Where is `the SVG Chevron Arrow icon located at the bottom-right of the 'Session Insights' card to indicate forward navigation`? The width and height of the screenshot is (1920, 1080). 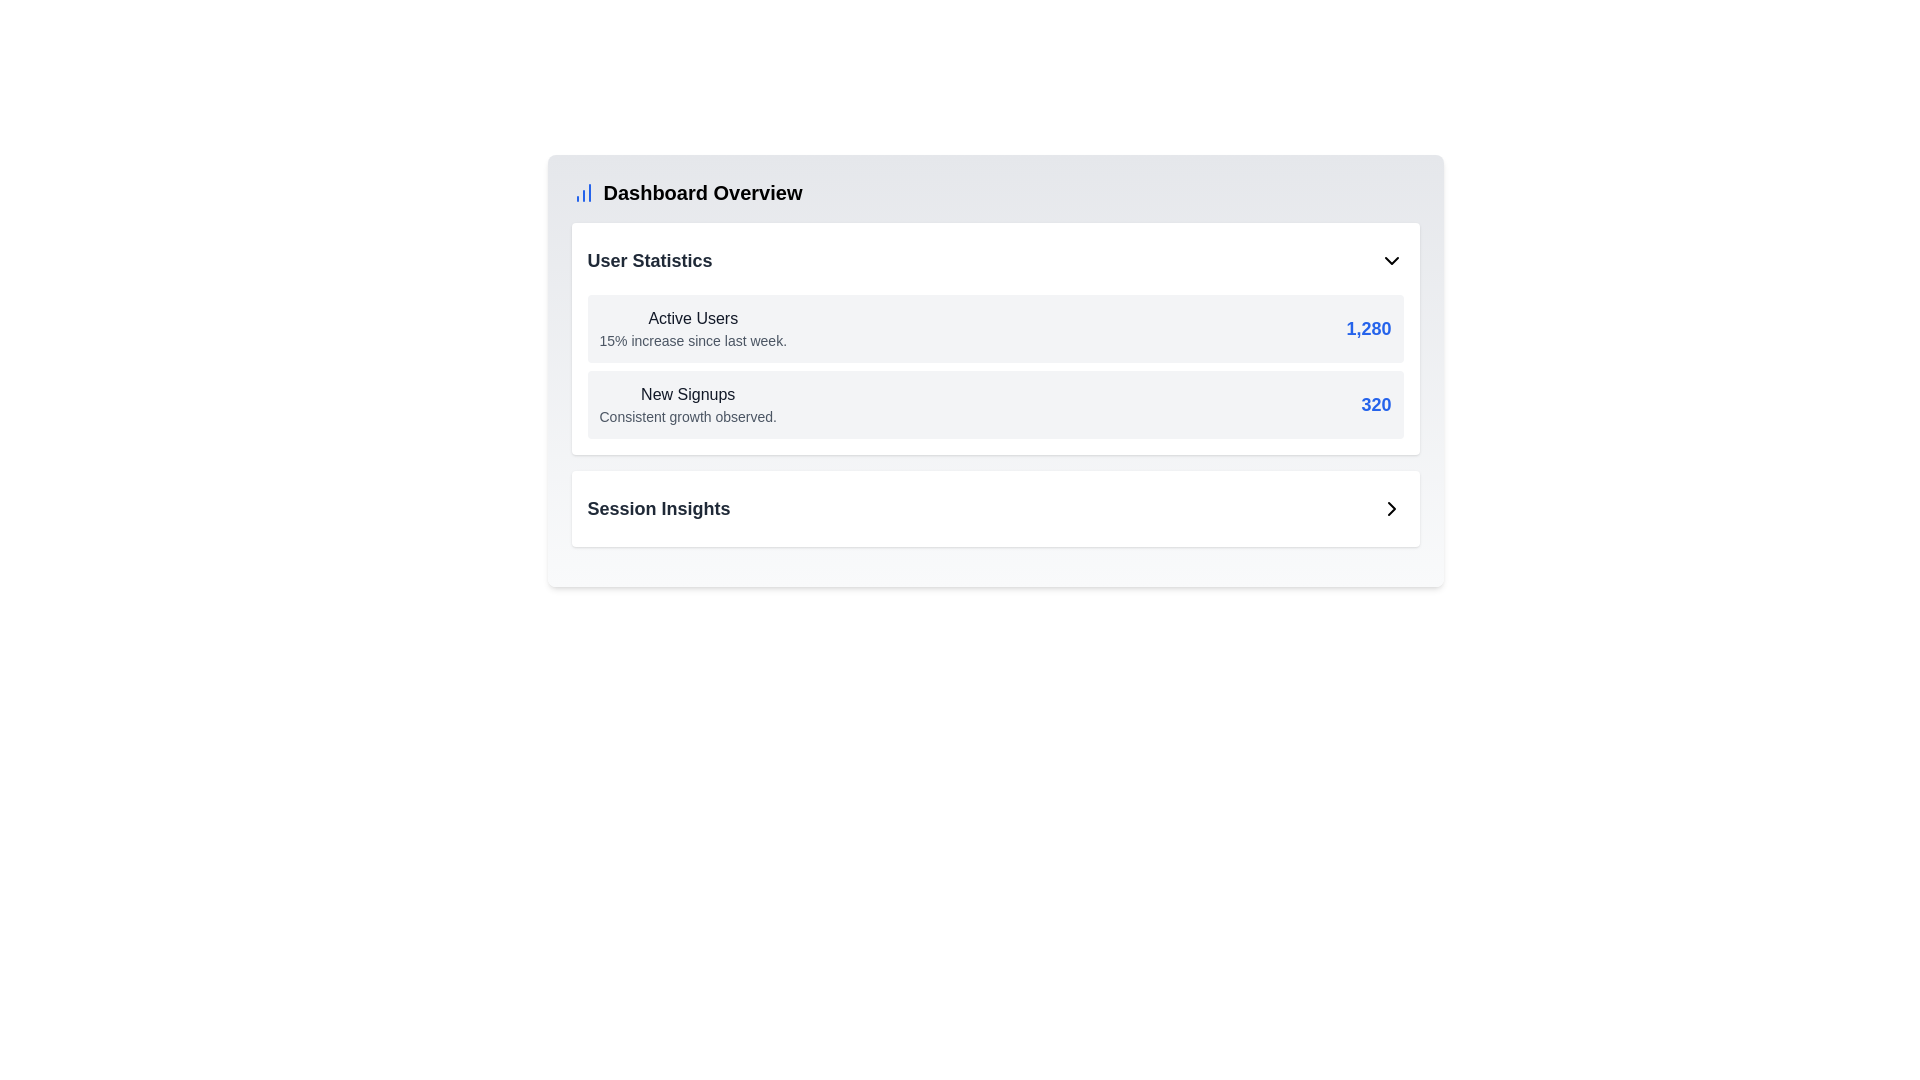 the SVG Chevron Arrow icon located at the bottom-right of the 'Session Insights' card to indicate forward navigation is located at coordinates (1390, 508).